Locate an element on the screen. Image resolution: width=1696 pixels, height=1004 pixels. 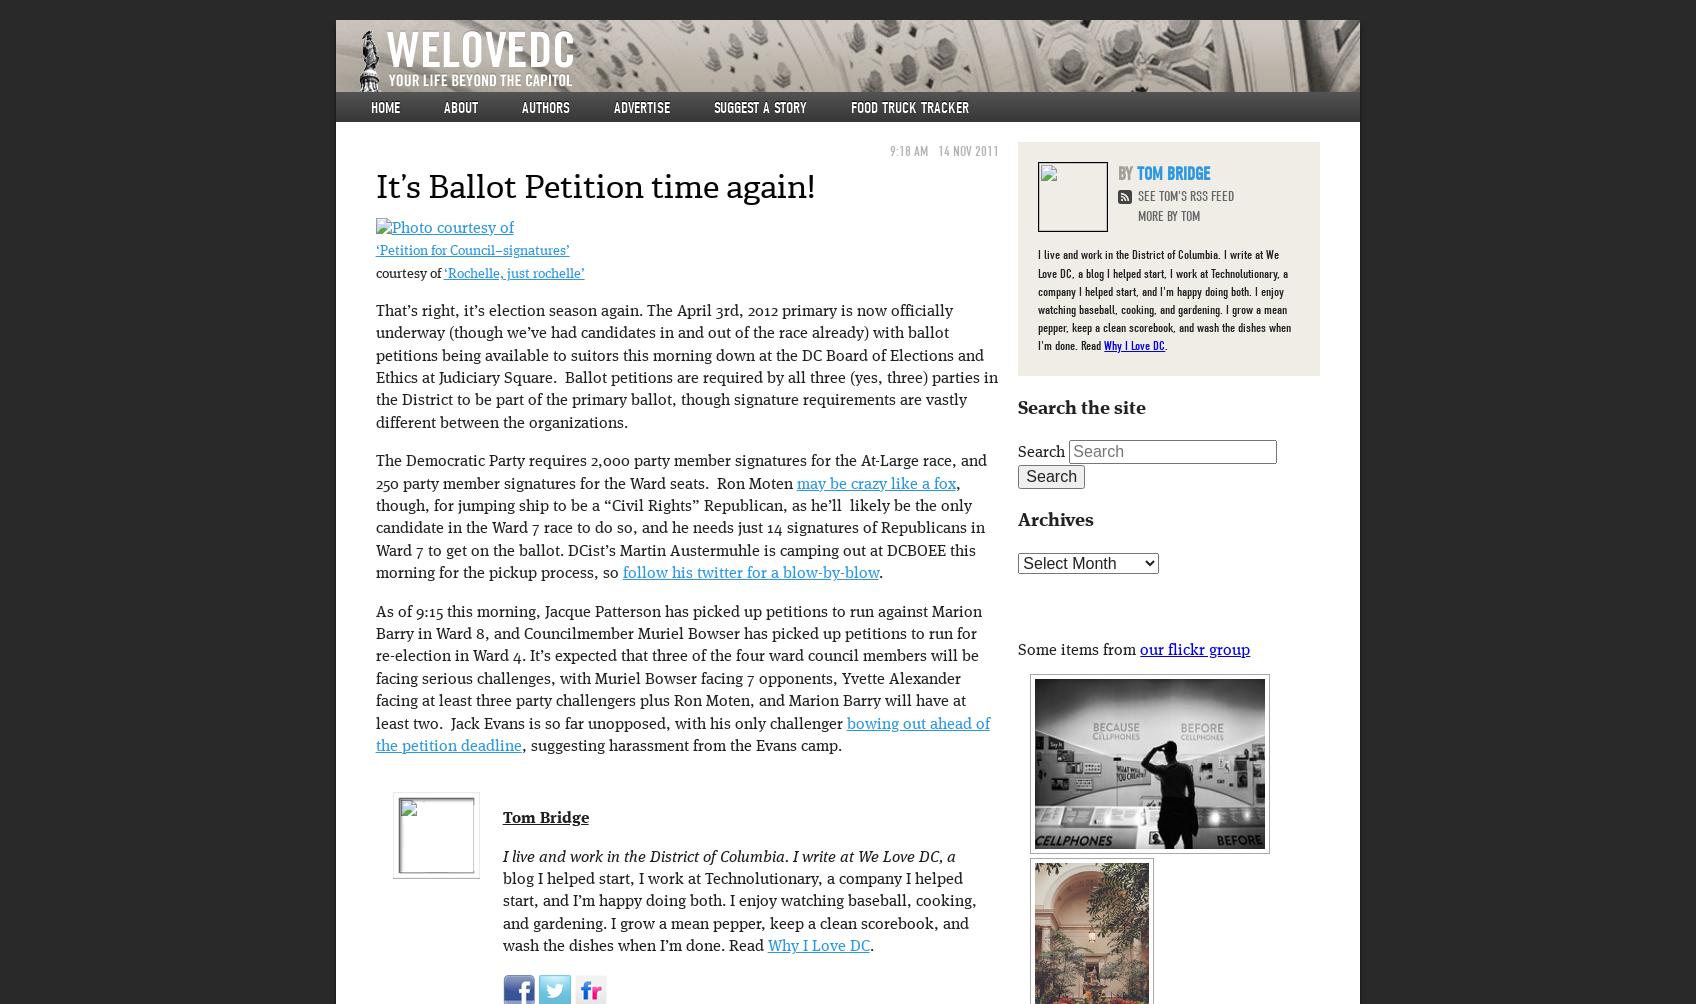
'I live and work in the District of Columbia. I write at We Love DC, a blog I helped start, I work at Technolutionary, a company I helped start, and I'm happy doing both. I enjoy watching baseball, cooking, and gardening. I grow a mean pepper, keep a clean scorebook, and wash the dishes when I'm done. Read' is located at coordinates (1164, 299).